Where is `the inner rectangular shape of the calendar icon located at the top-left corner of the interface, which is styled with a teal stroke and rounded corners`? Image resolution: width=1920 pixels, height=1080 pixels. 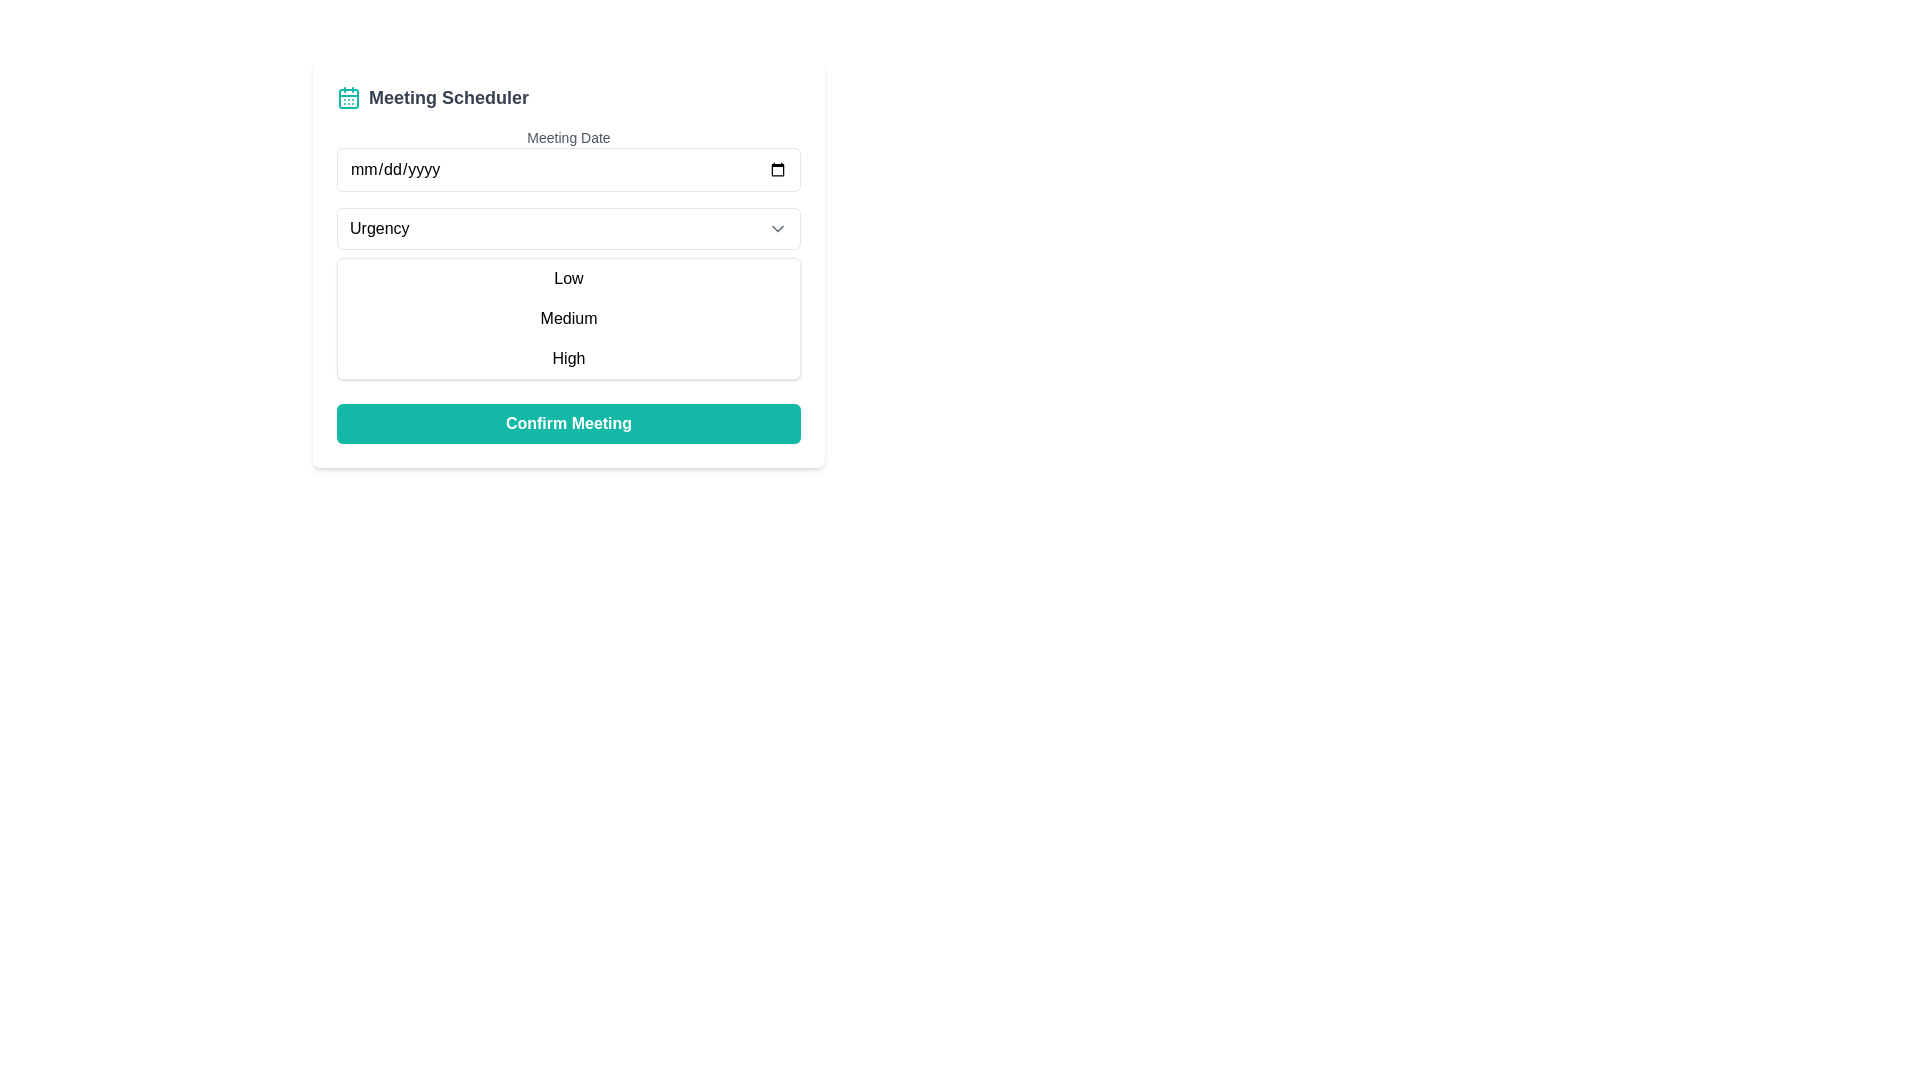
the inner rectangular shape of the calendar icon located at the top-left corner of the interface, which is styled with a teal stroke and rounded corners is located at coordinates (349, 99).